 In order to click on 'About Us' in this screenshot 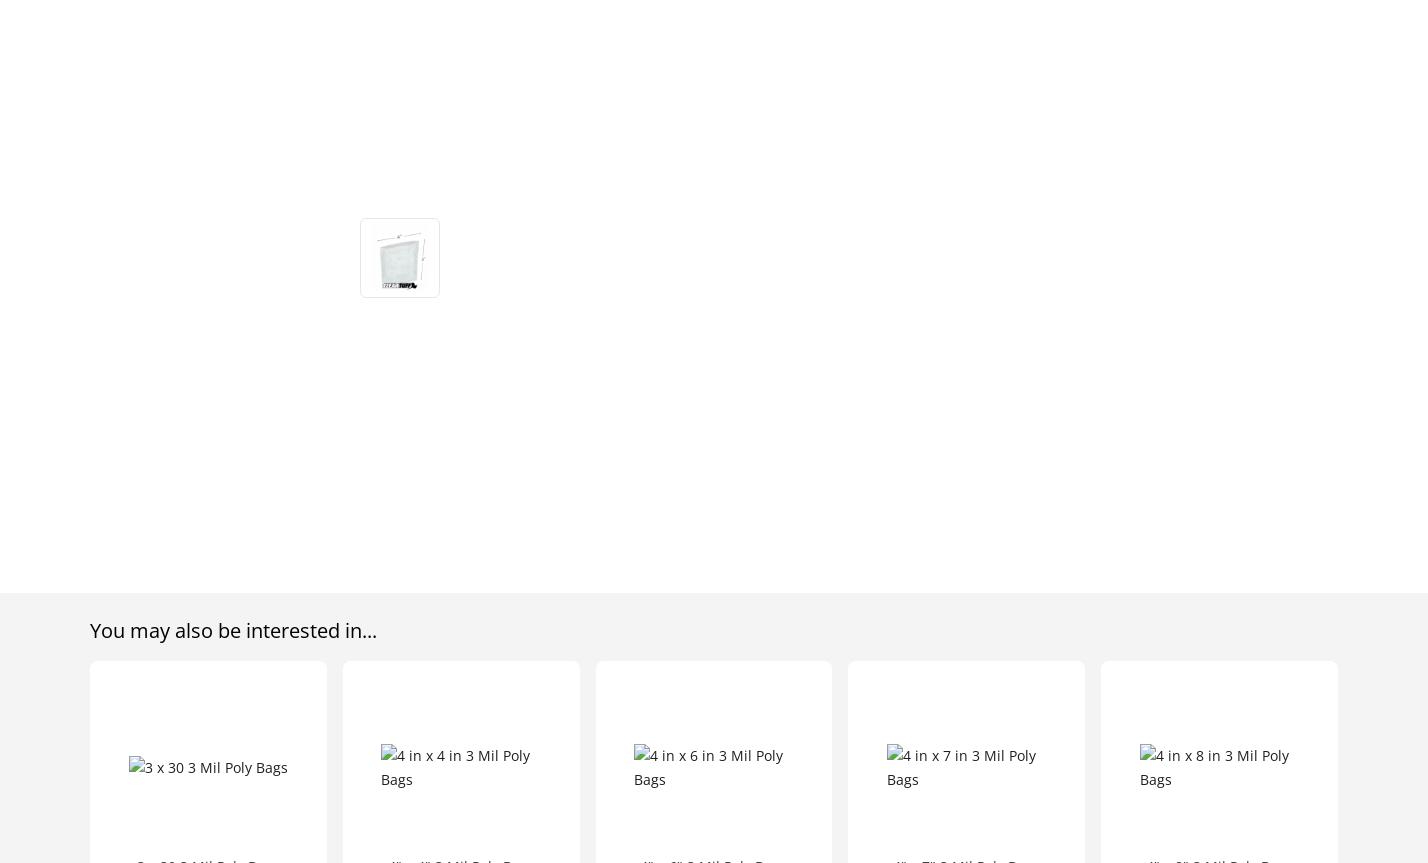, I will do `click(847, 14)`.